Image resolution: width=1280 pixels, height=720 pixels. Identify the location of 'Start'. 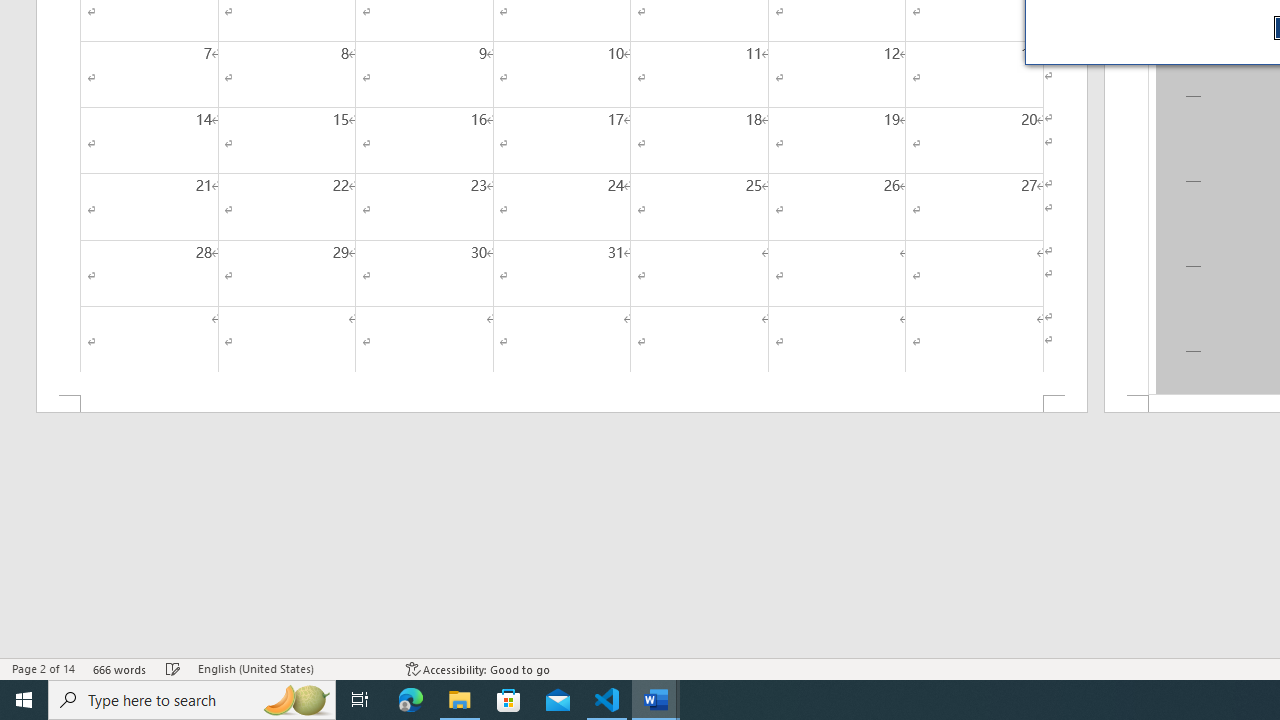
(24, 698).